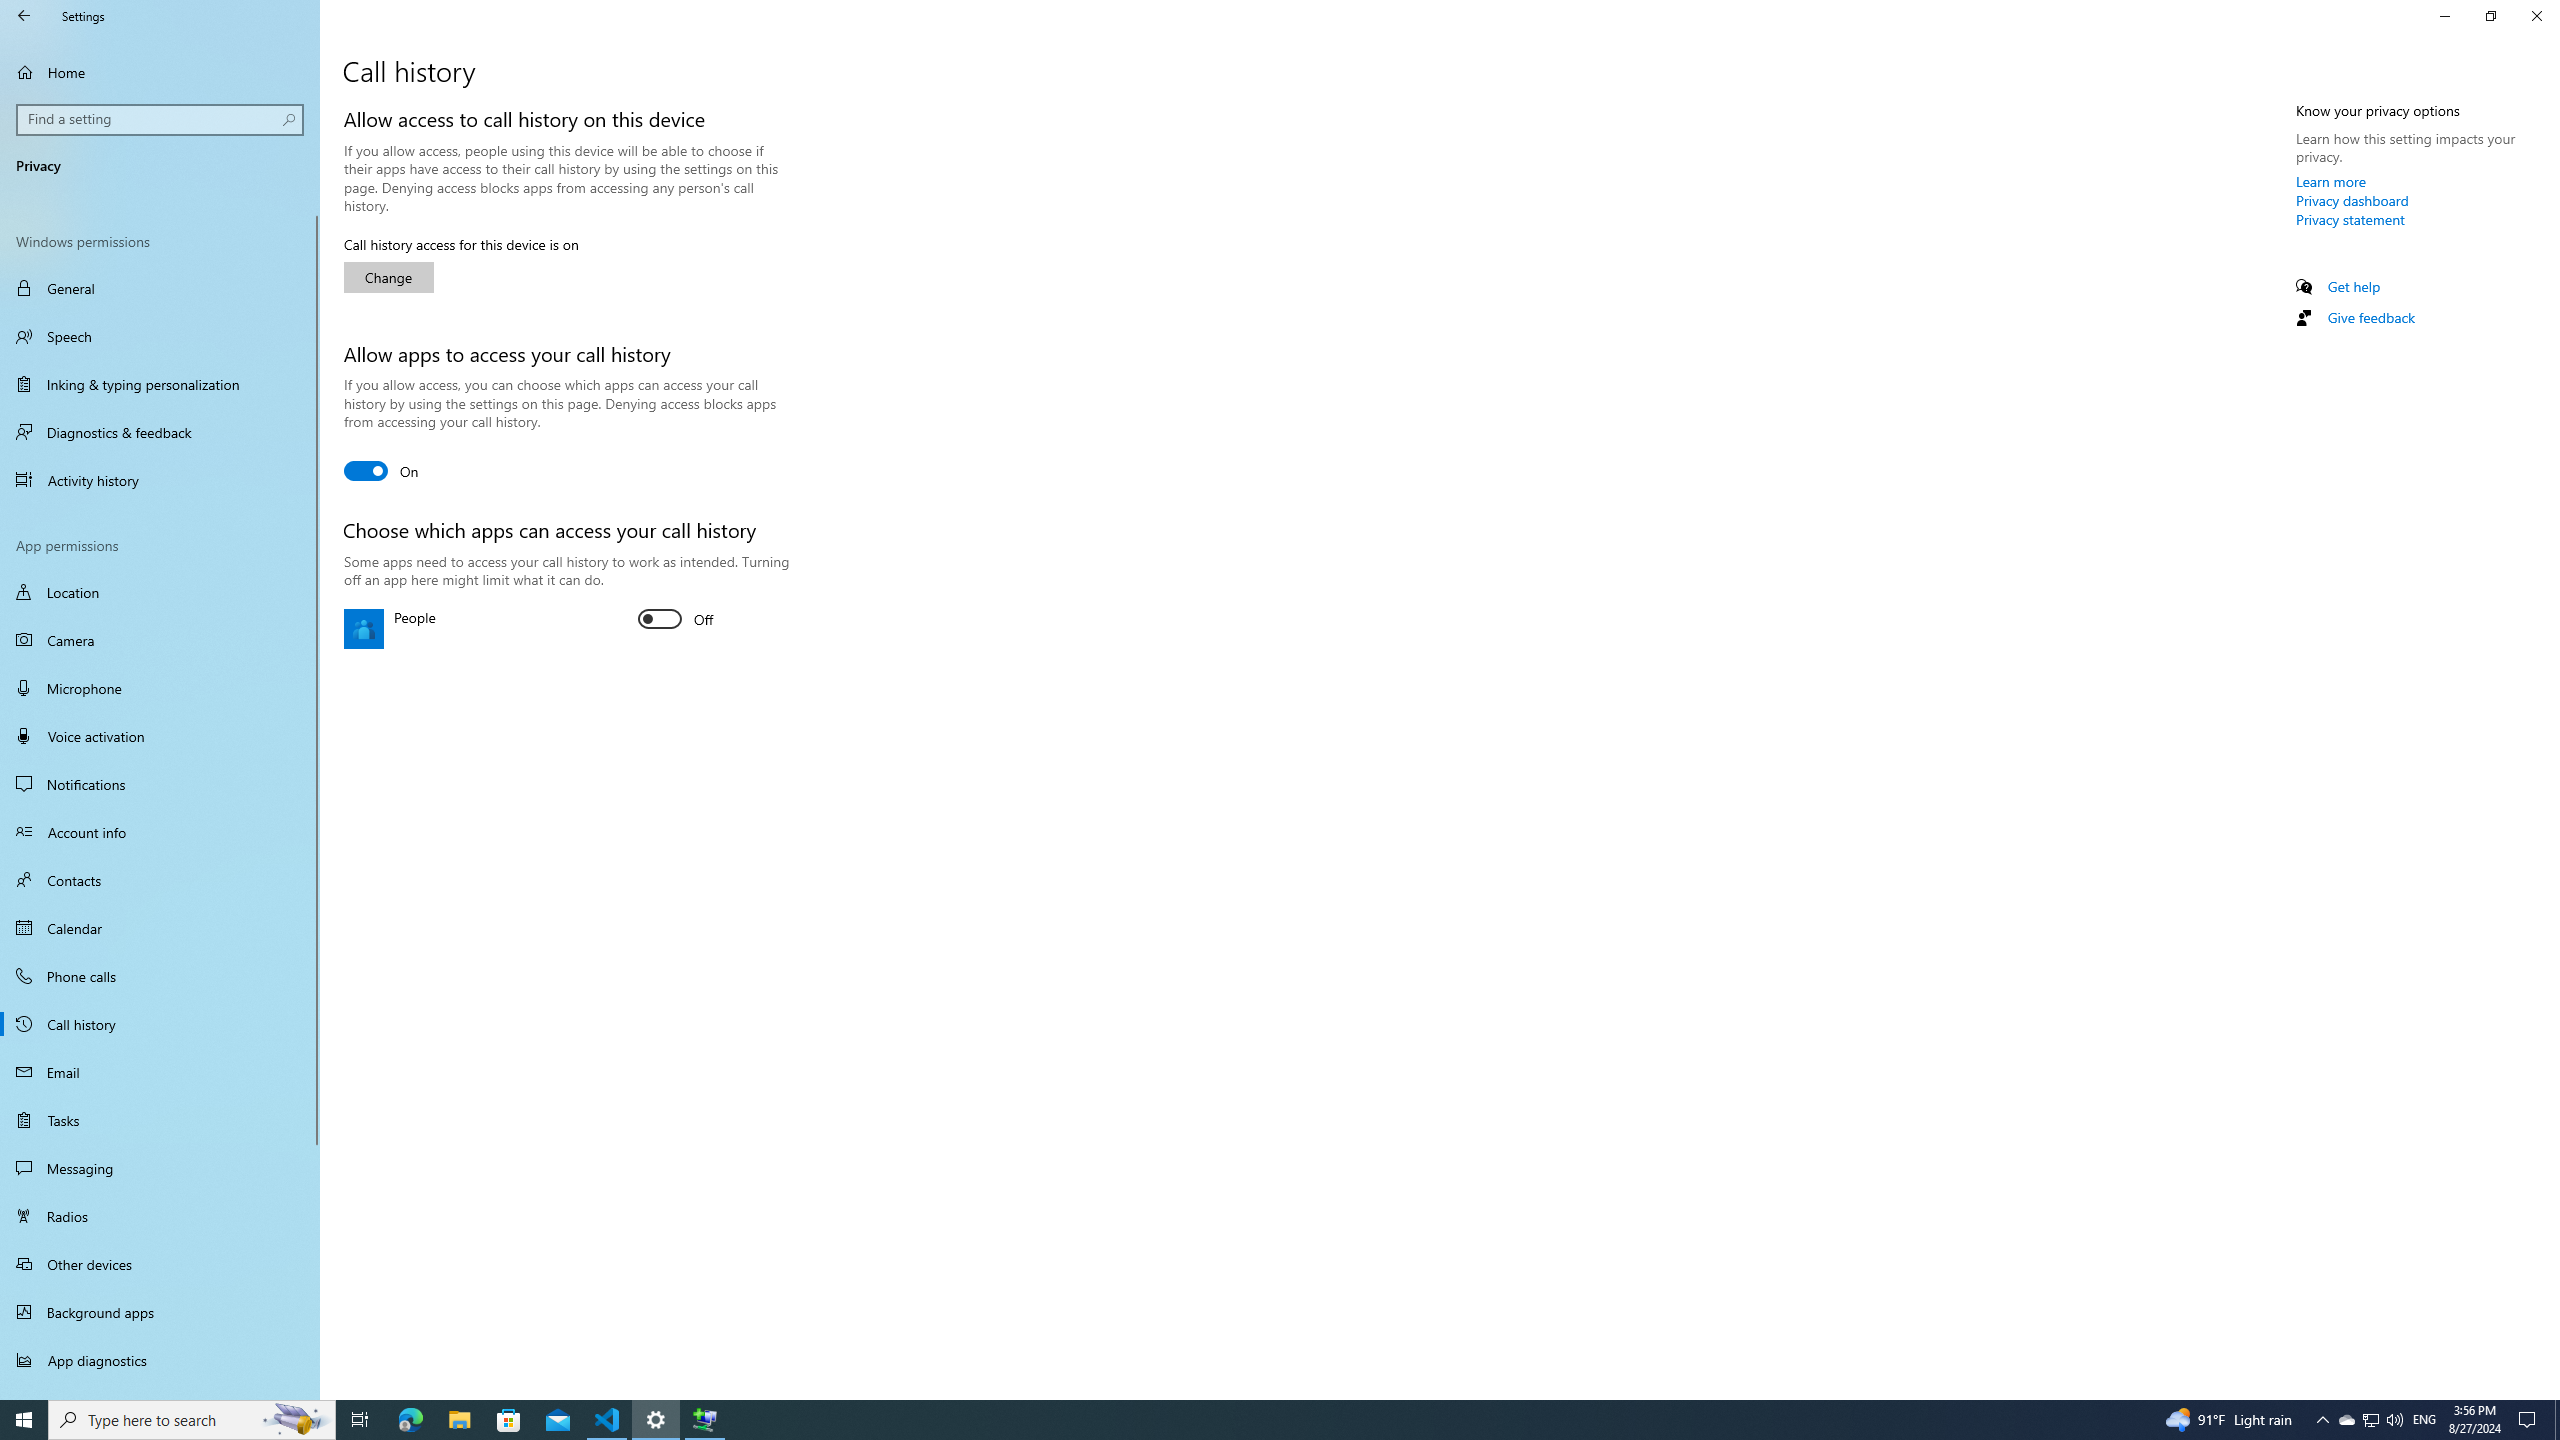  Describe the element at coordinates (159, 1310) in the screenshot. I see `'Background apps'` at that location.